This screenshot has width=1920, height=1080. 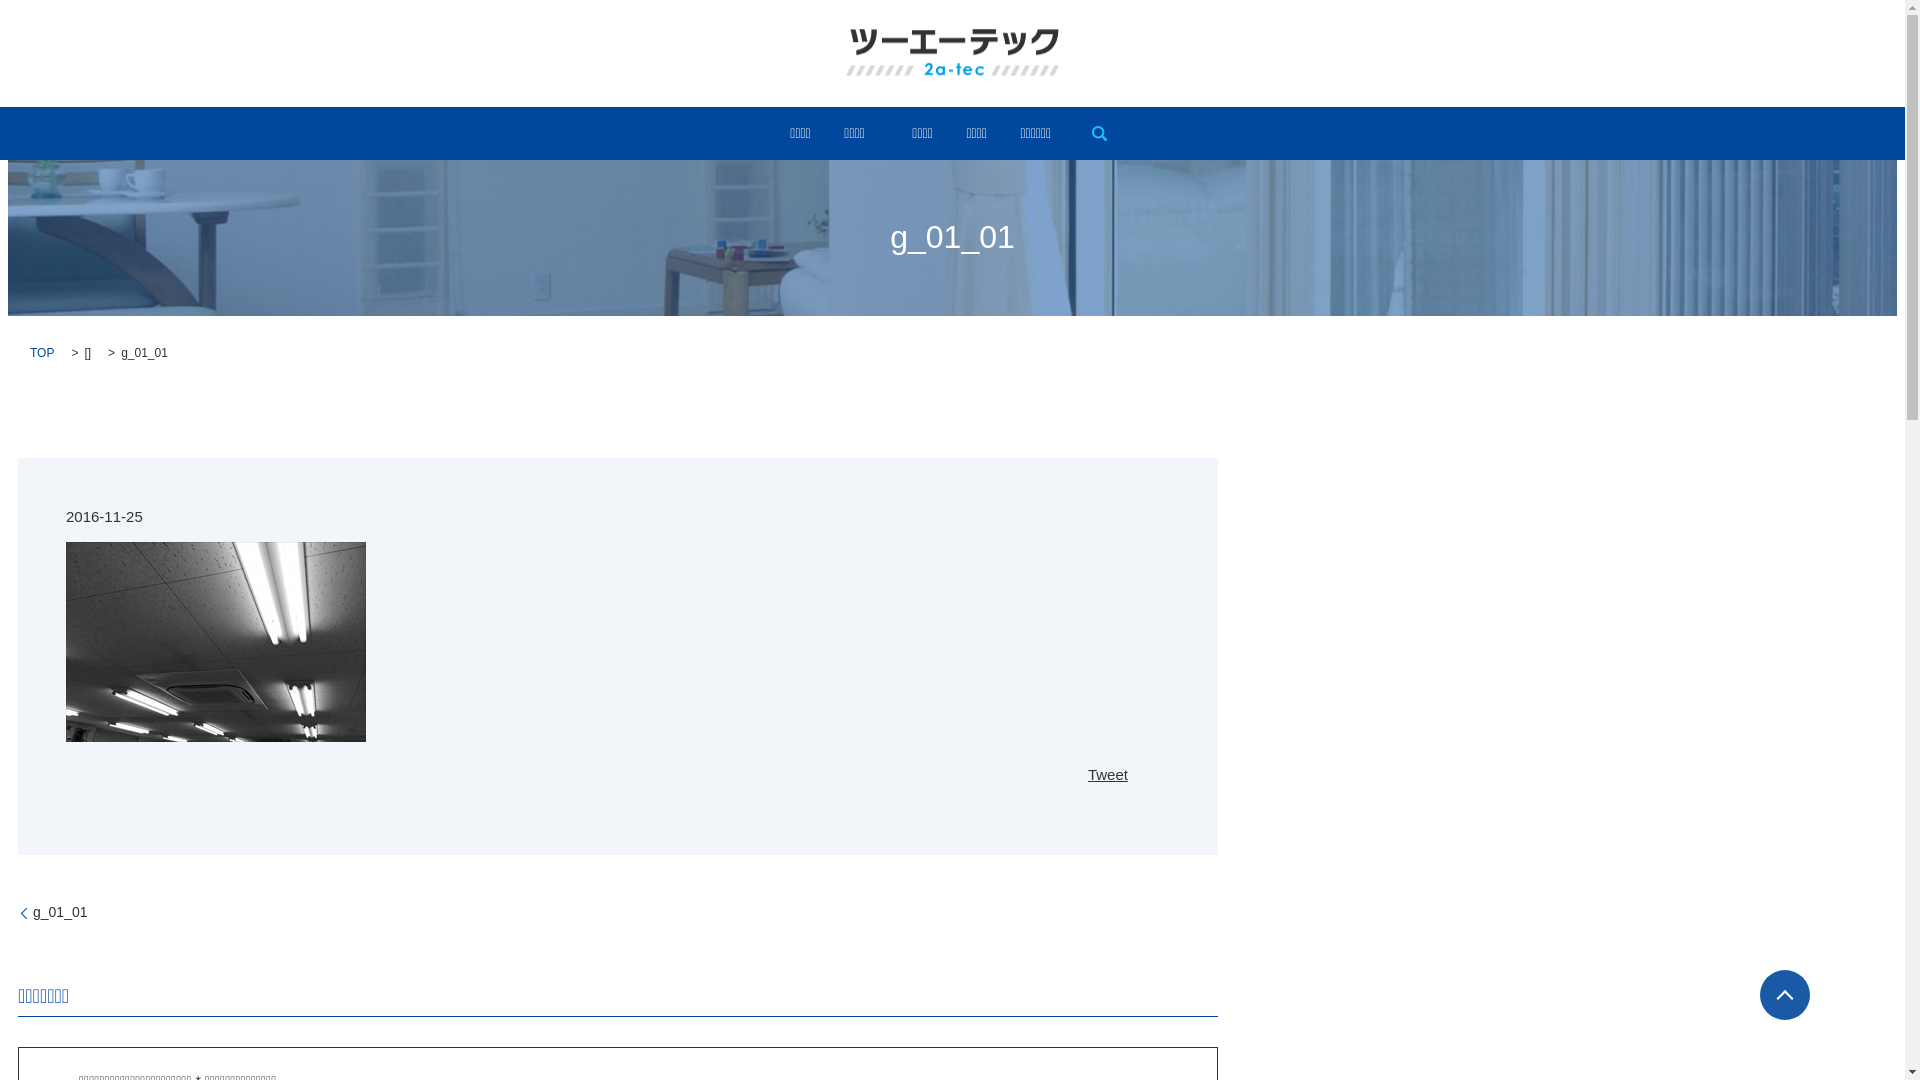 What do you see at coordinates (29, 352) in the screenshot?
I see `'TOP'` at bounding box center [29, 352].